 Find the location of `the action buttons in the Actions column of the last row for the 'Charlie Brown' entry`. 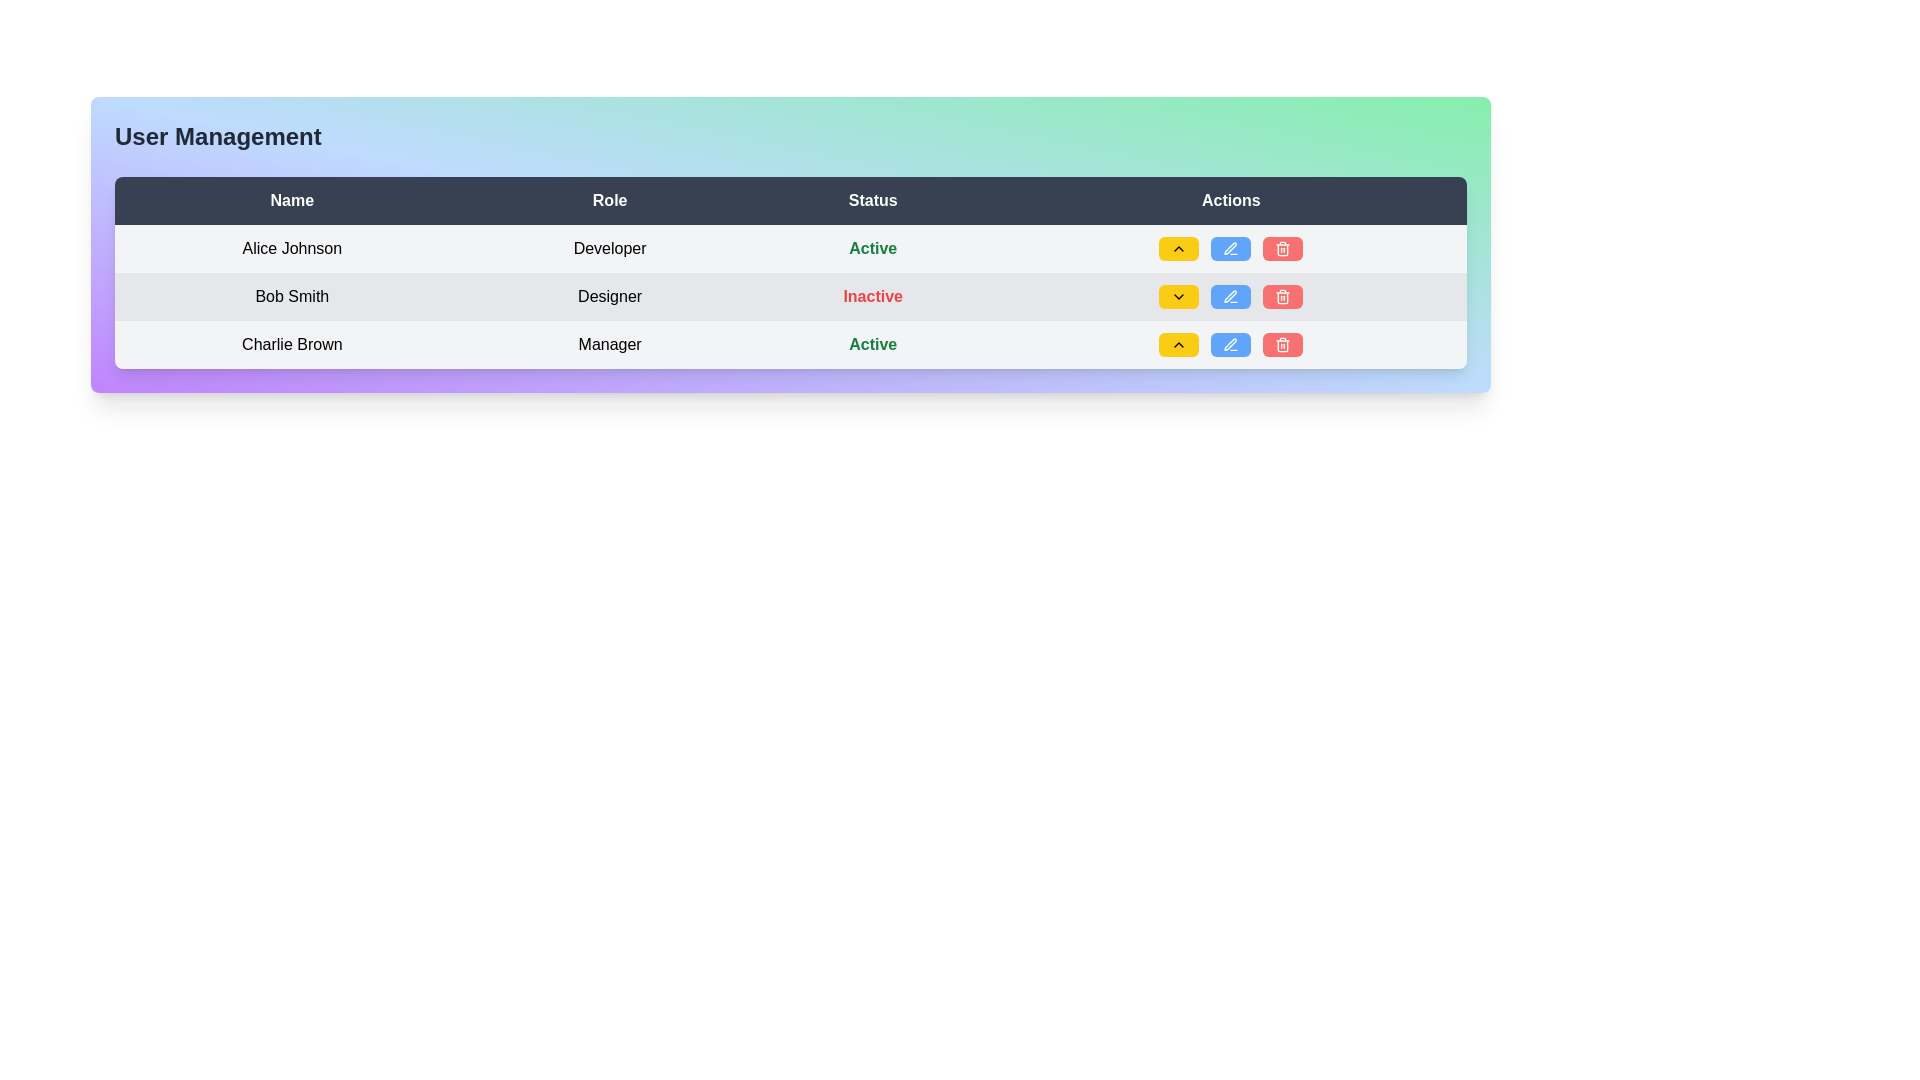

the action buttons in the Actions column of the last row for the 'Charlie Brown' entry is located at coordinates (1230, 343).